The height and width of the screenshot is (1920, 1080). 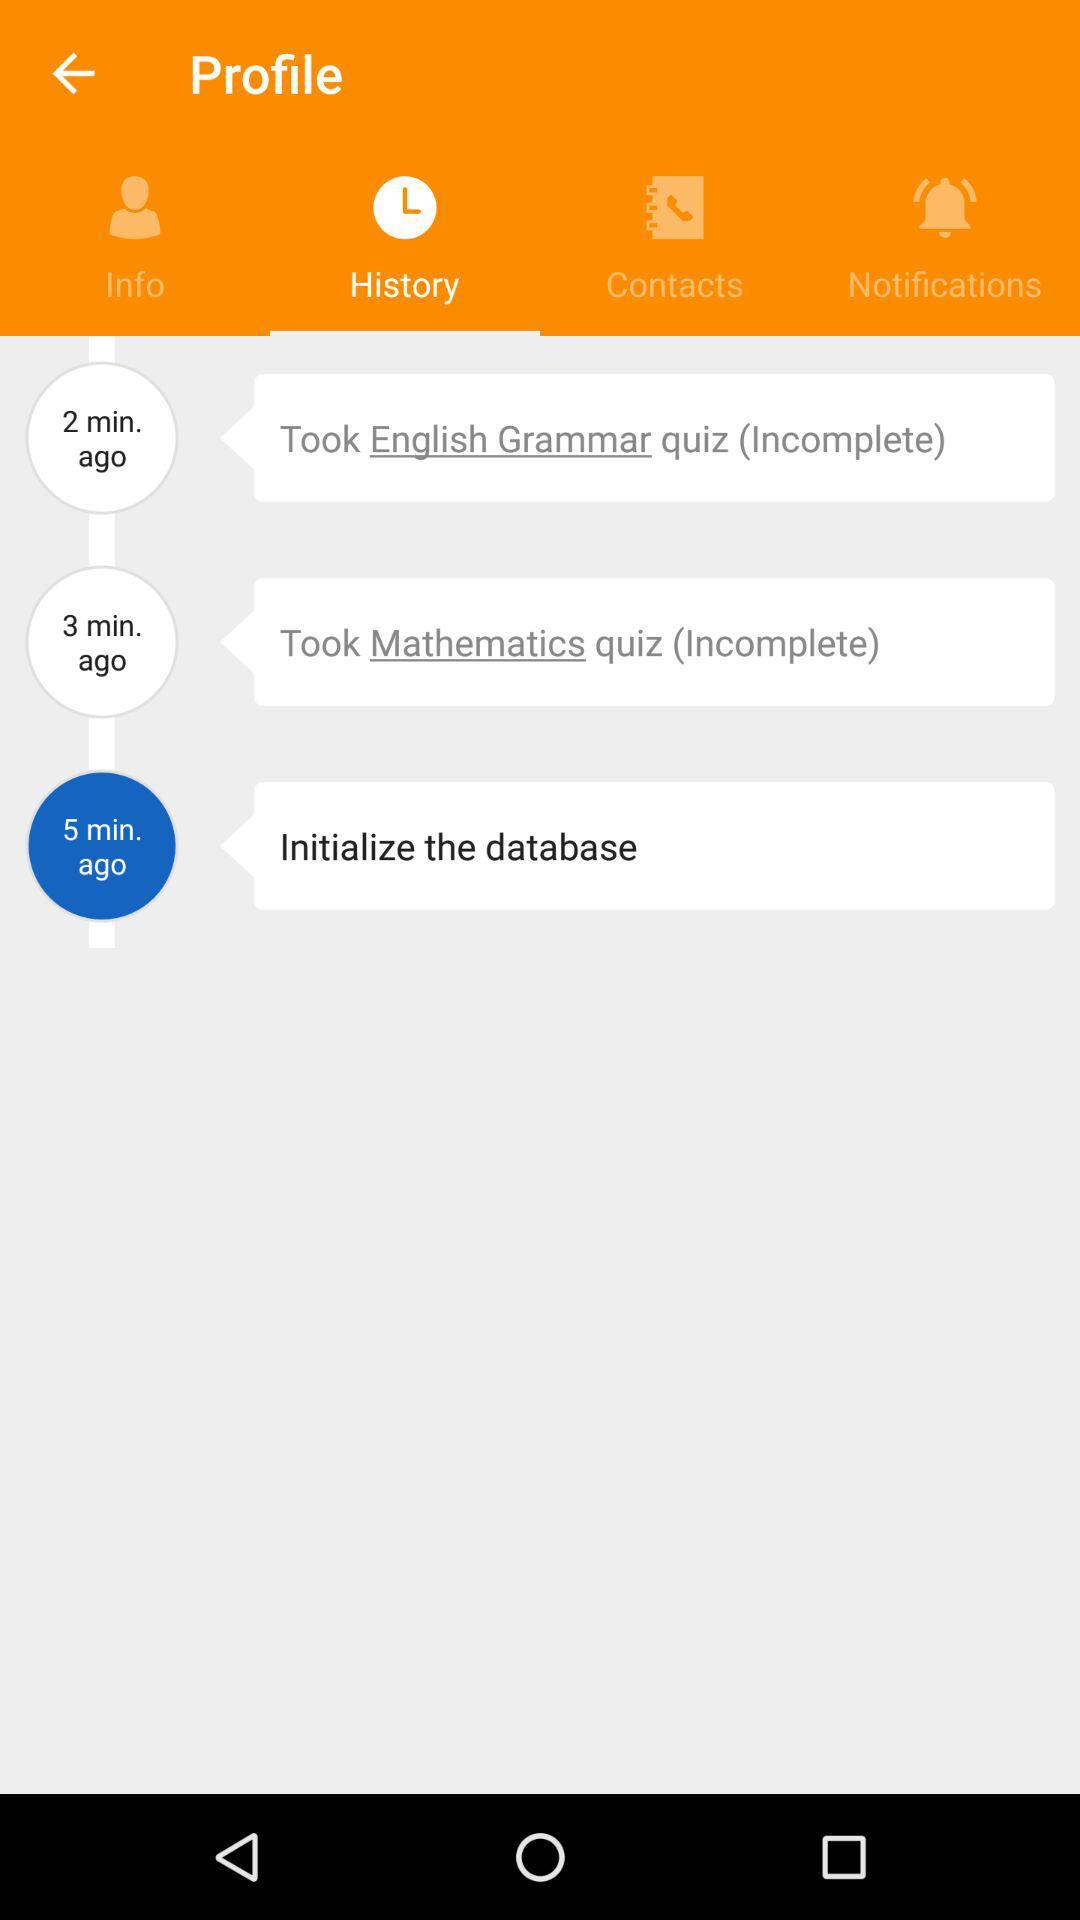 What do you see at coordinates (654, 845) in the screenshot?
I see `the initialize the database icon` at bounding box center [654, 845].